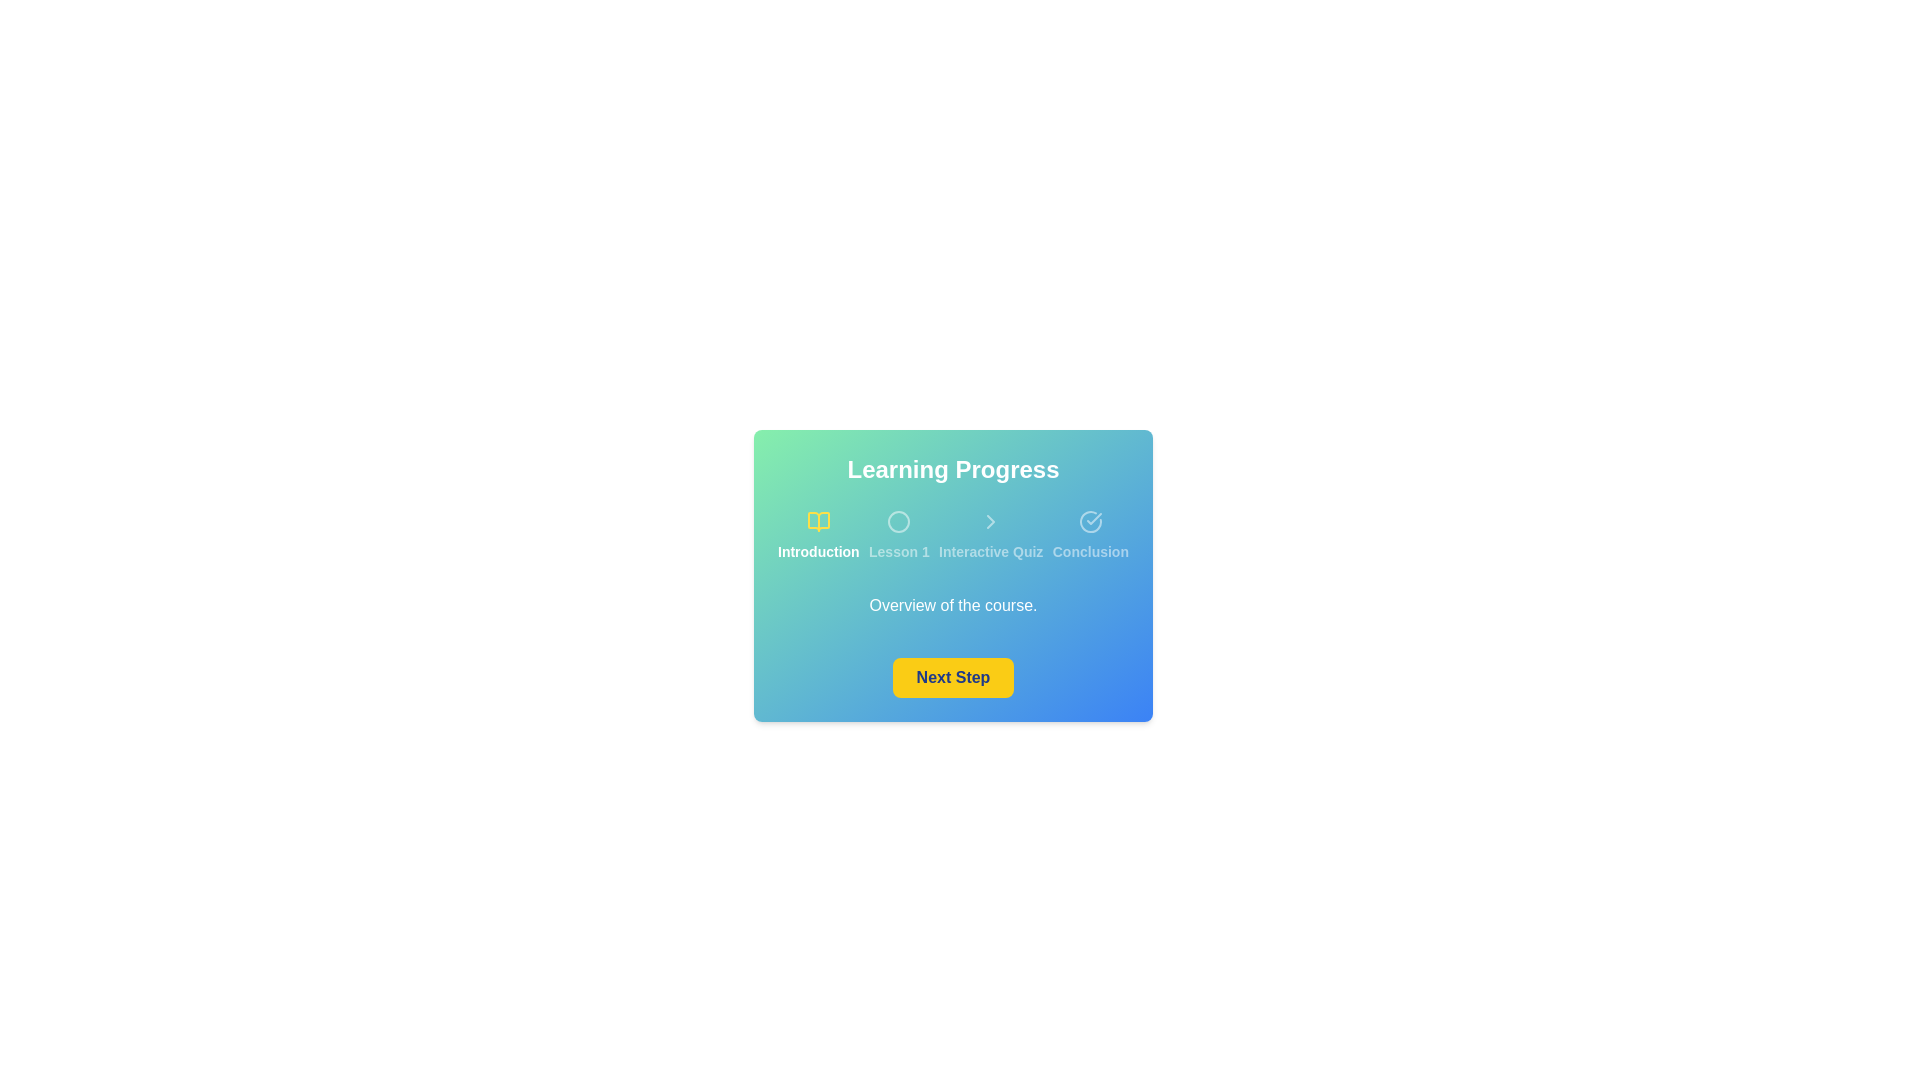 This screenshot has width=1920, height=1080. What do you see at coordinates (952, 470) in the screenshot?
I see `text label that displays 'Learning Progress', which is prominently styled in bold white font against a gradient background in the header of the card component` at bounding box center [952, 470].